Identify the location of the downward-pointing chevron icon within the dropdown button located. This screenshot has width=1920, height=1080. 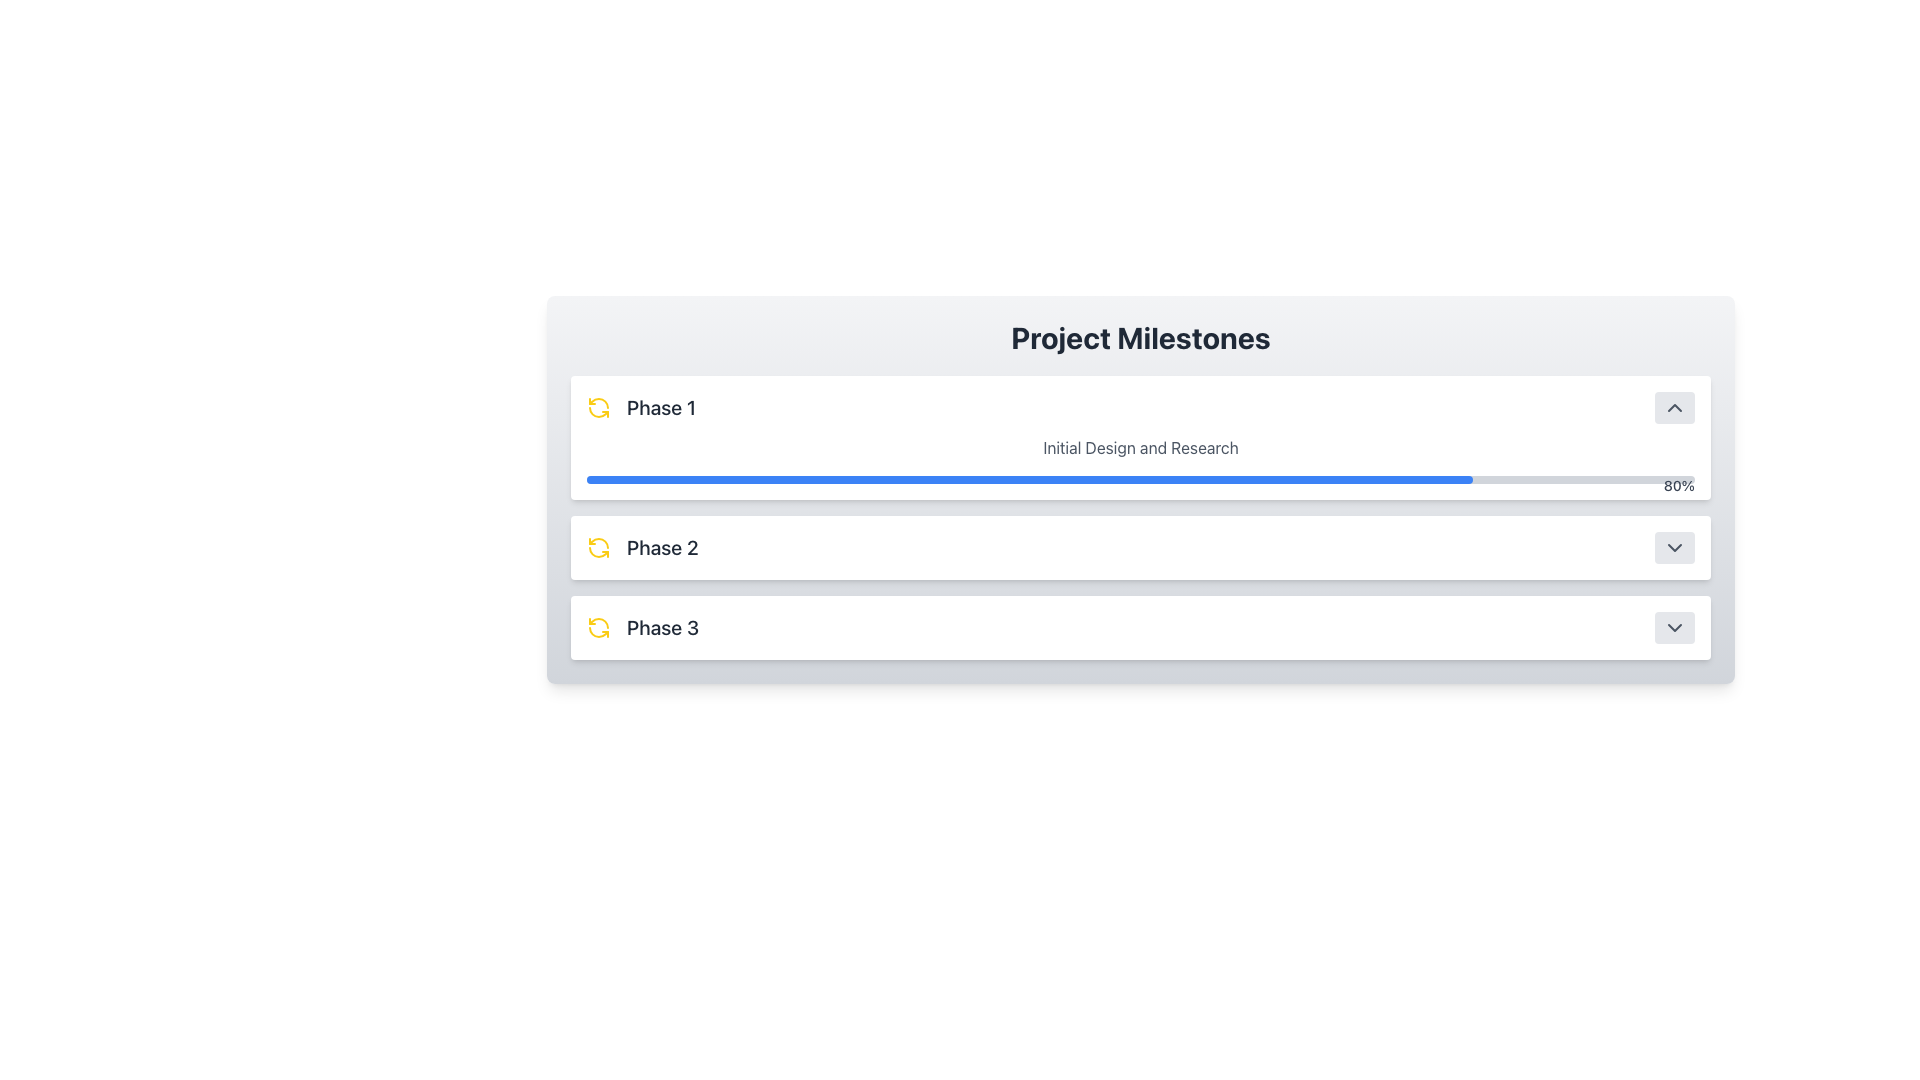
(1675, 547).